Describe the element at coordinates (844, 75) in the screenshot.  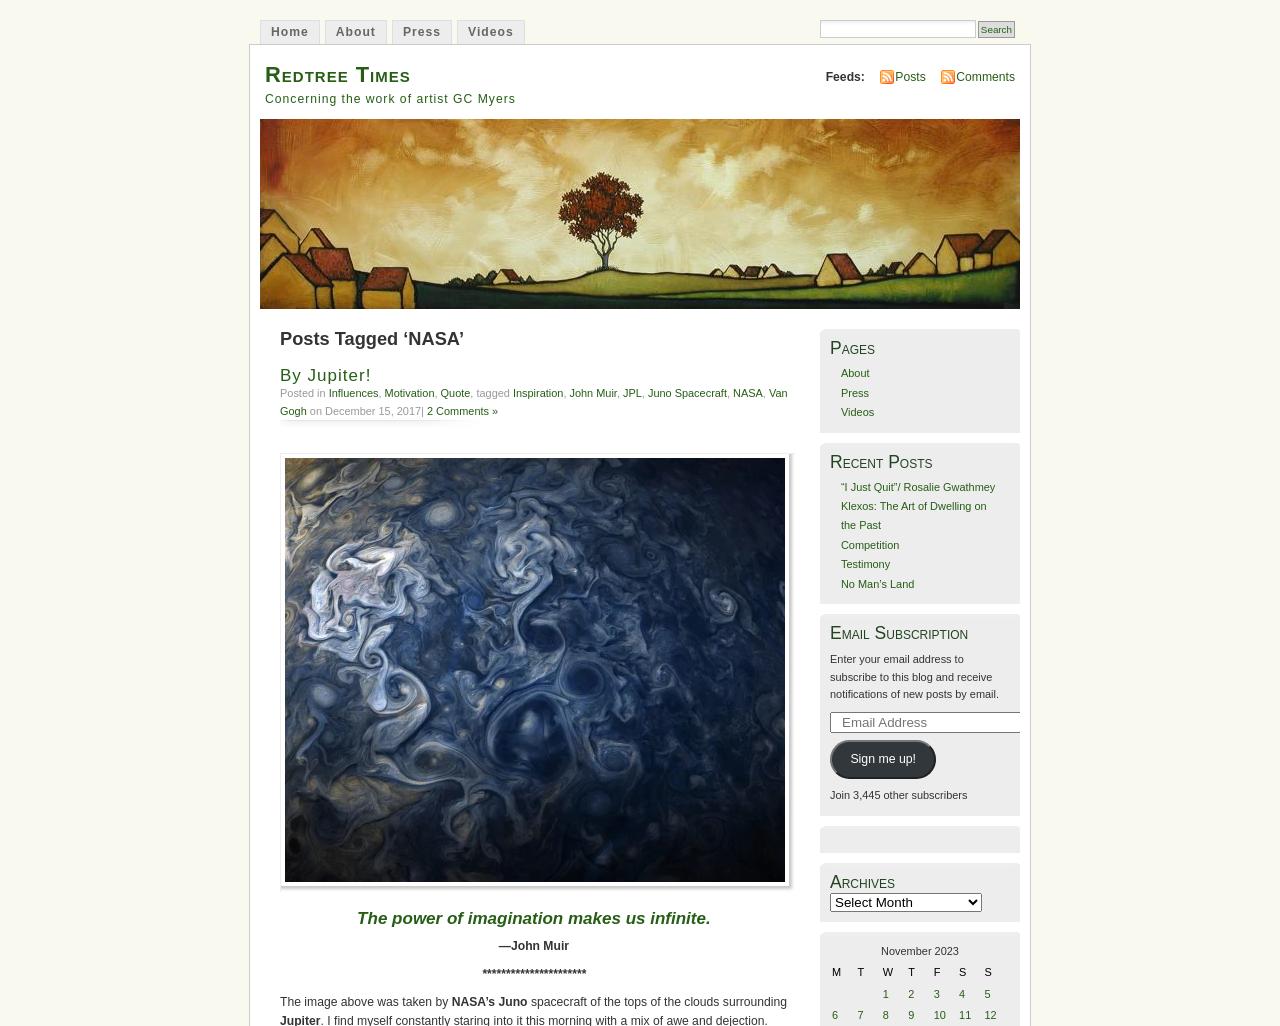
I see `'Feeds:'` at that location.